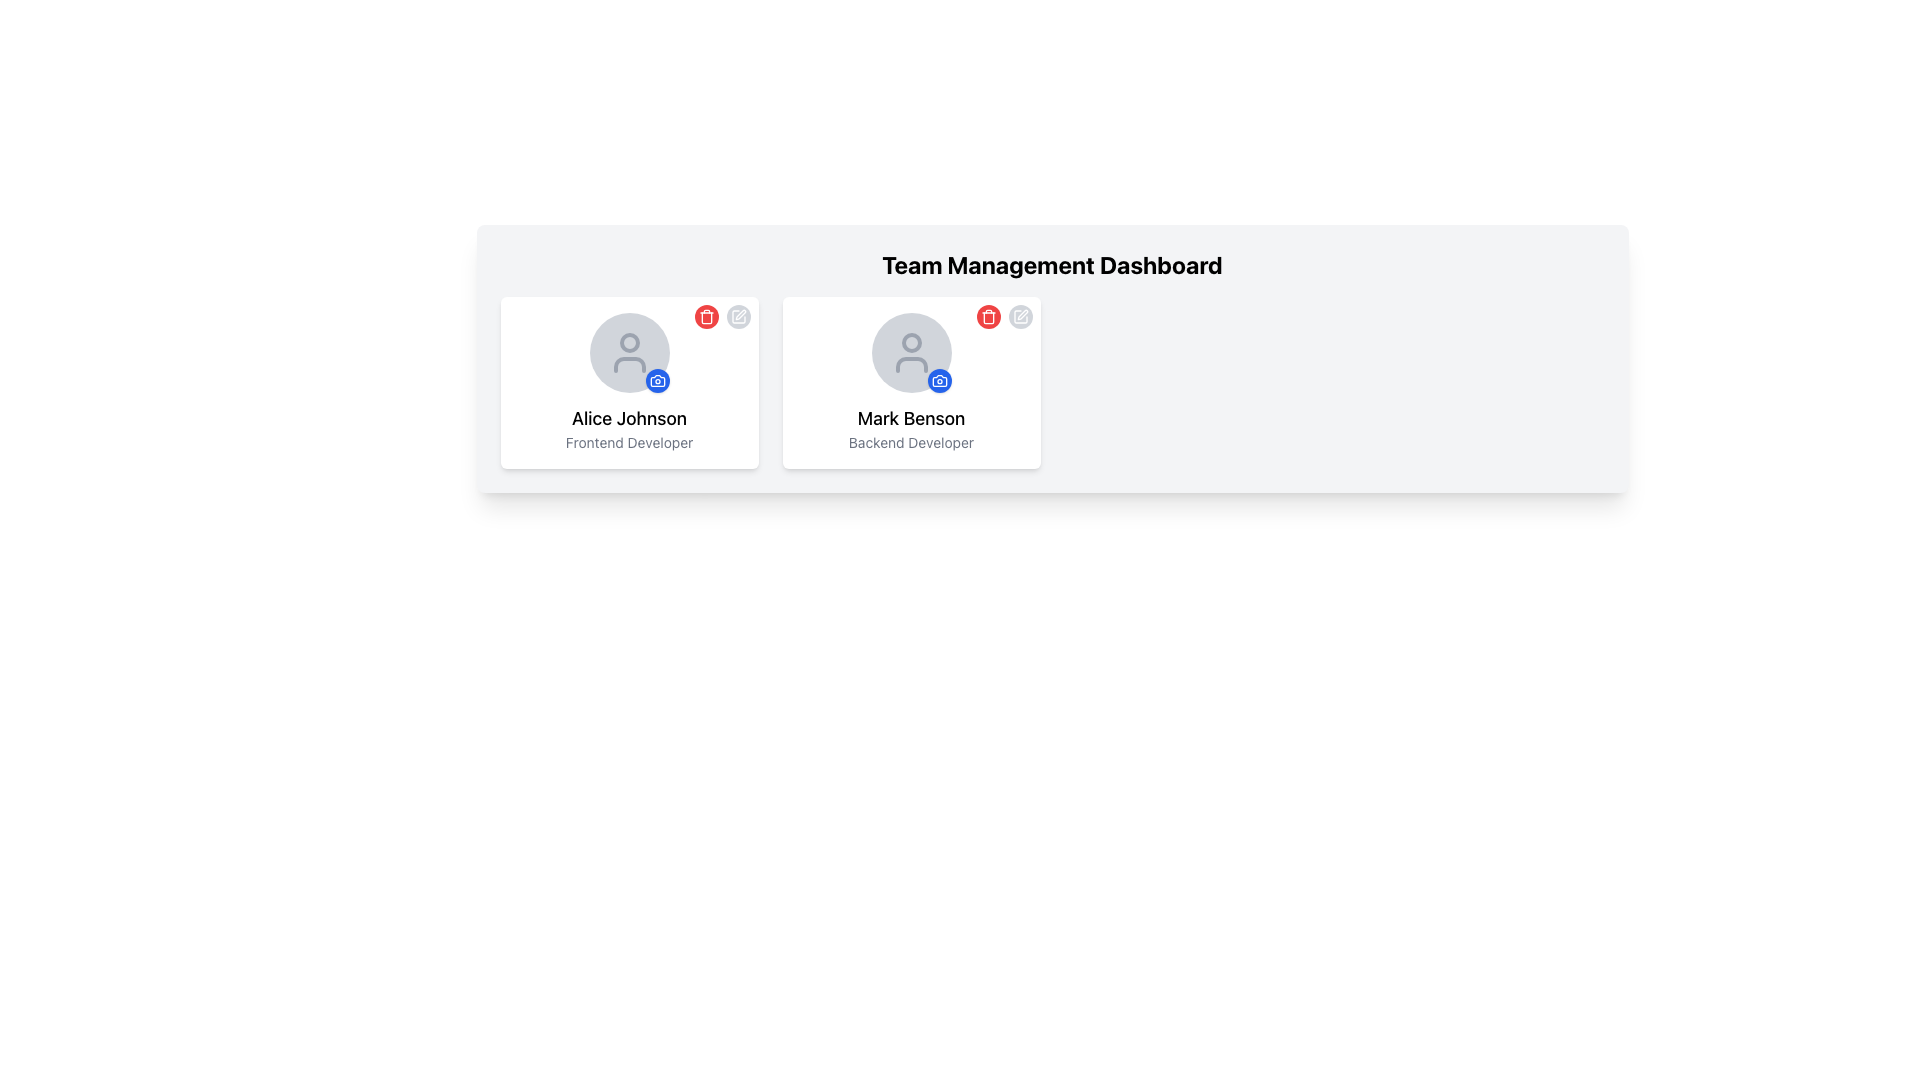 This screenshot has height=1080, width=1920. What do you see at coordinates (910, 382) in the screenshot?
I see `the avatar area of the profile card for 'Mark Benson'` at bounding box center [910, 382].